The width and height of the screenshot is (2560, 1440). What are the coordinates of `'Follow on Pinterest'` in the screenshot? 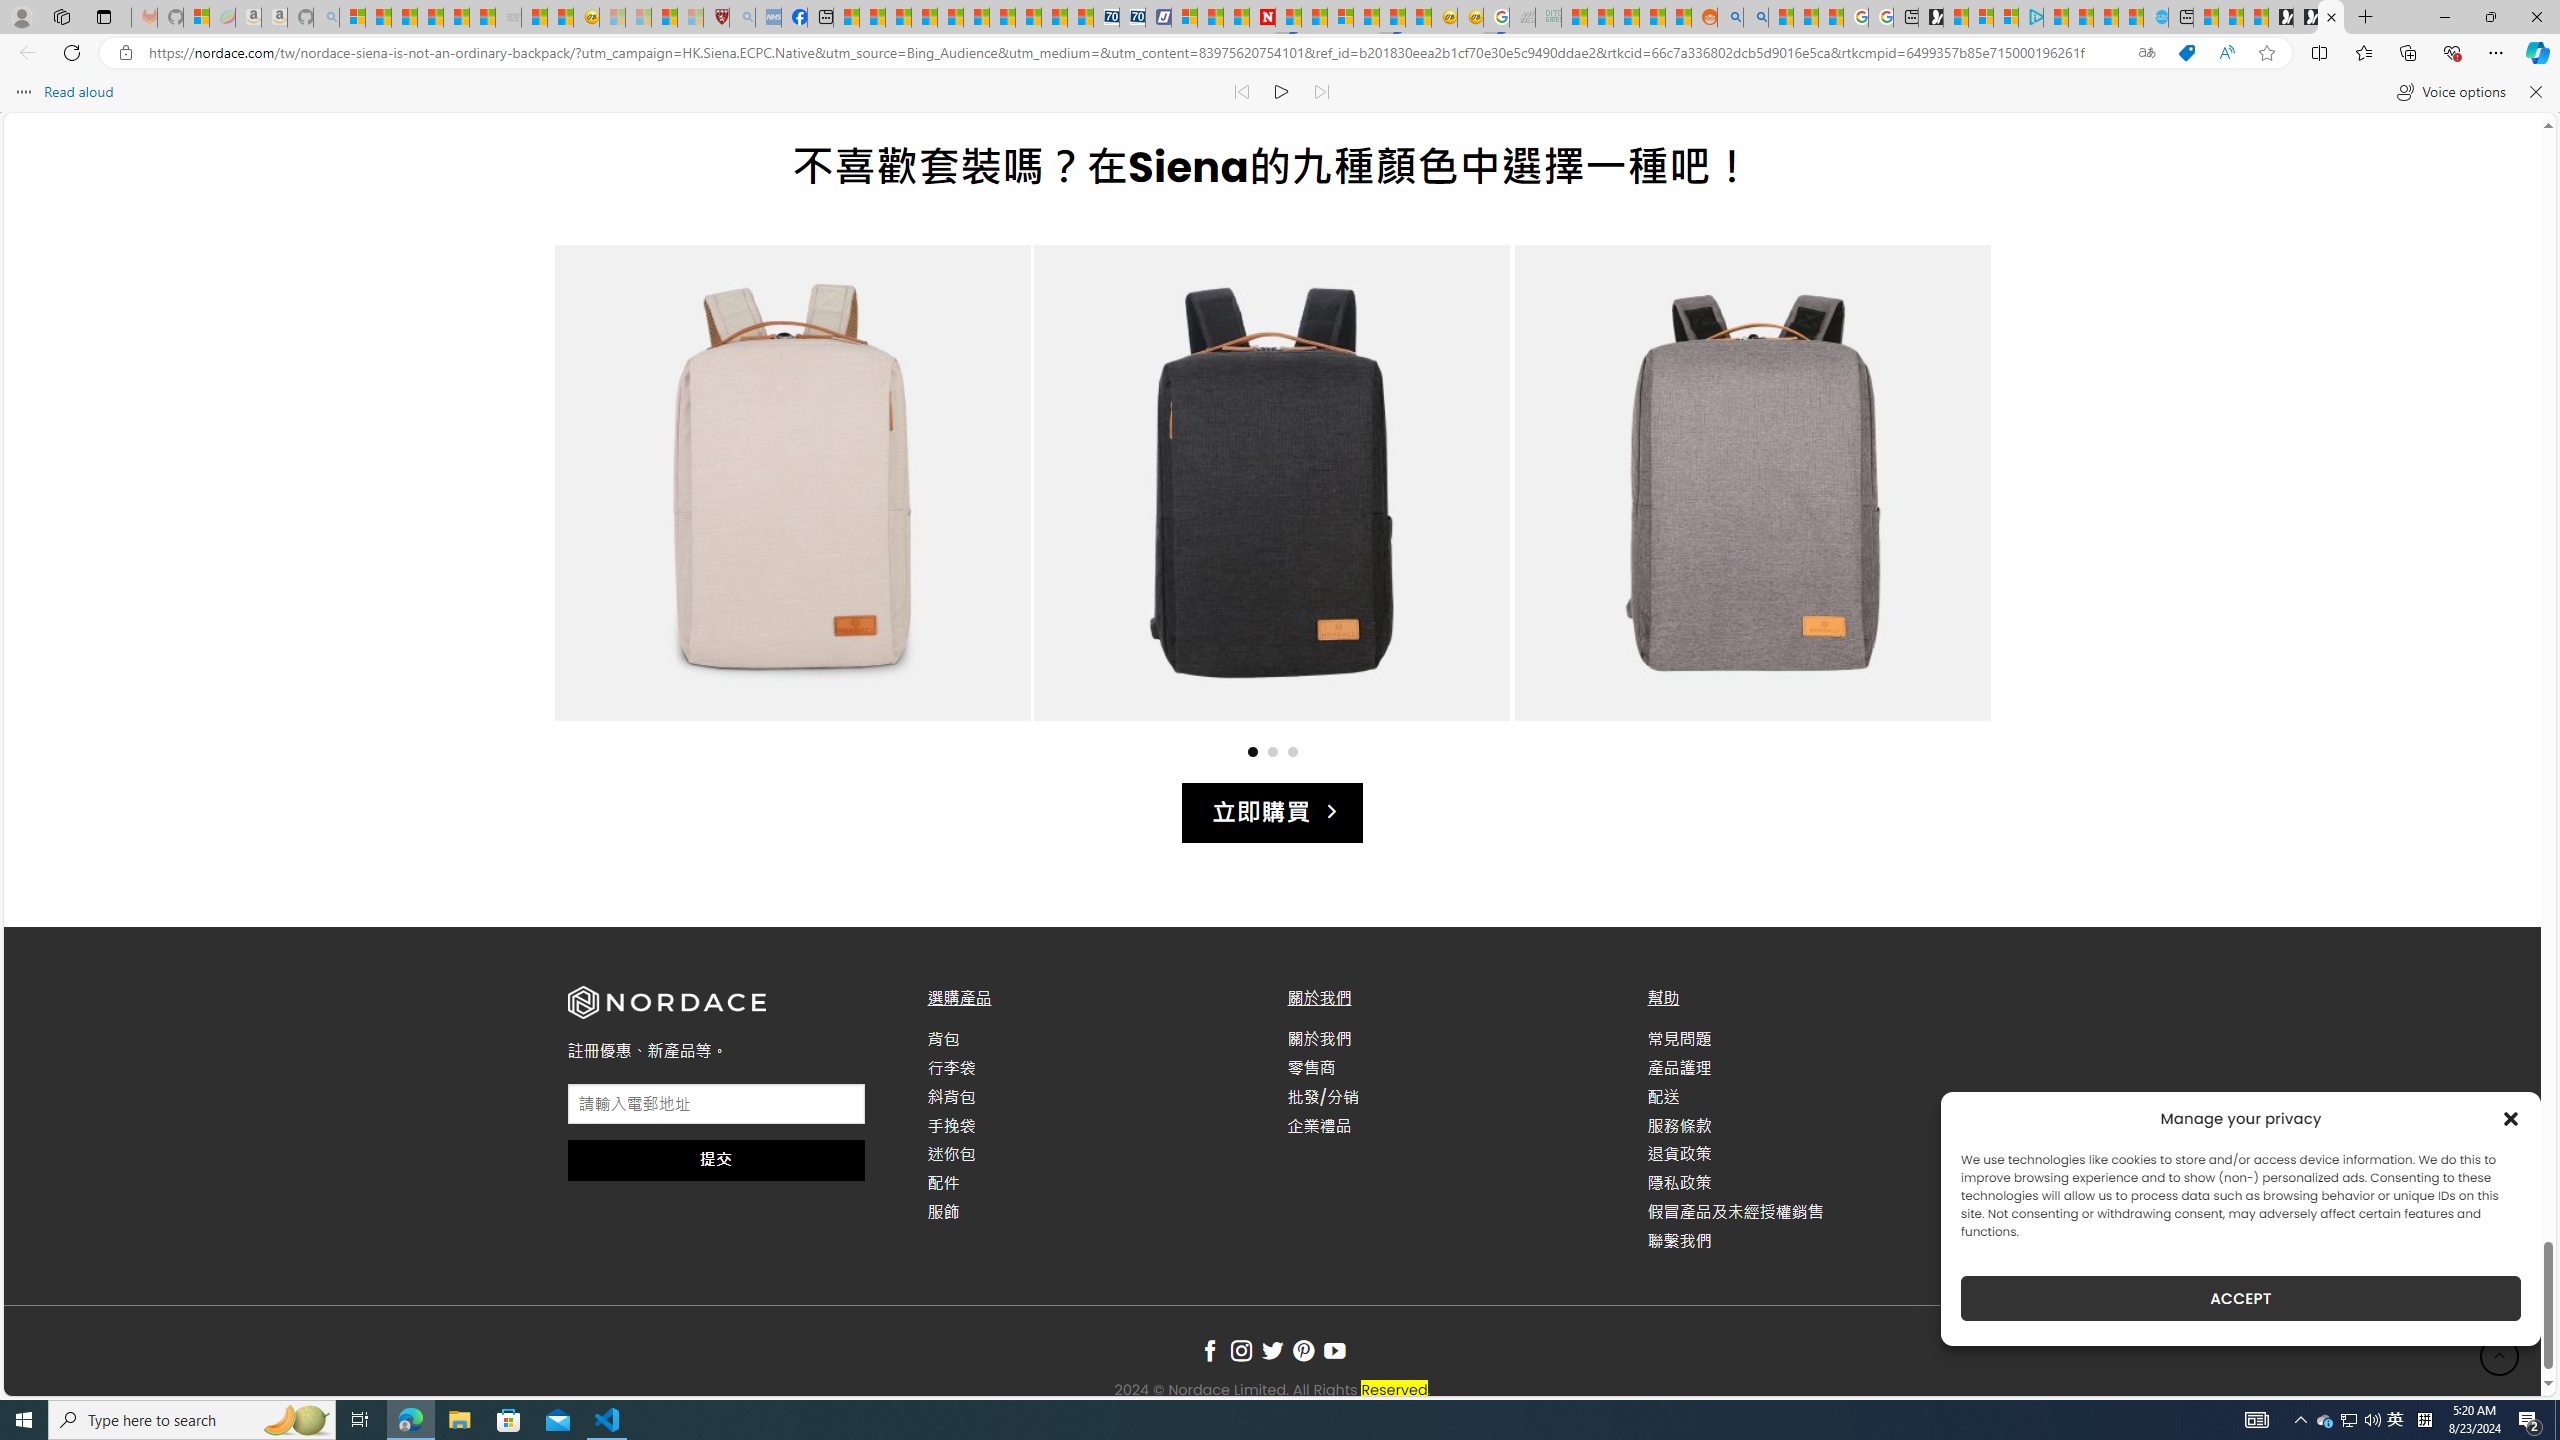 It's located at (1303, 1351).